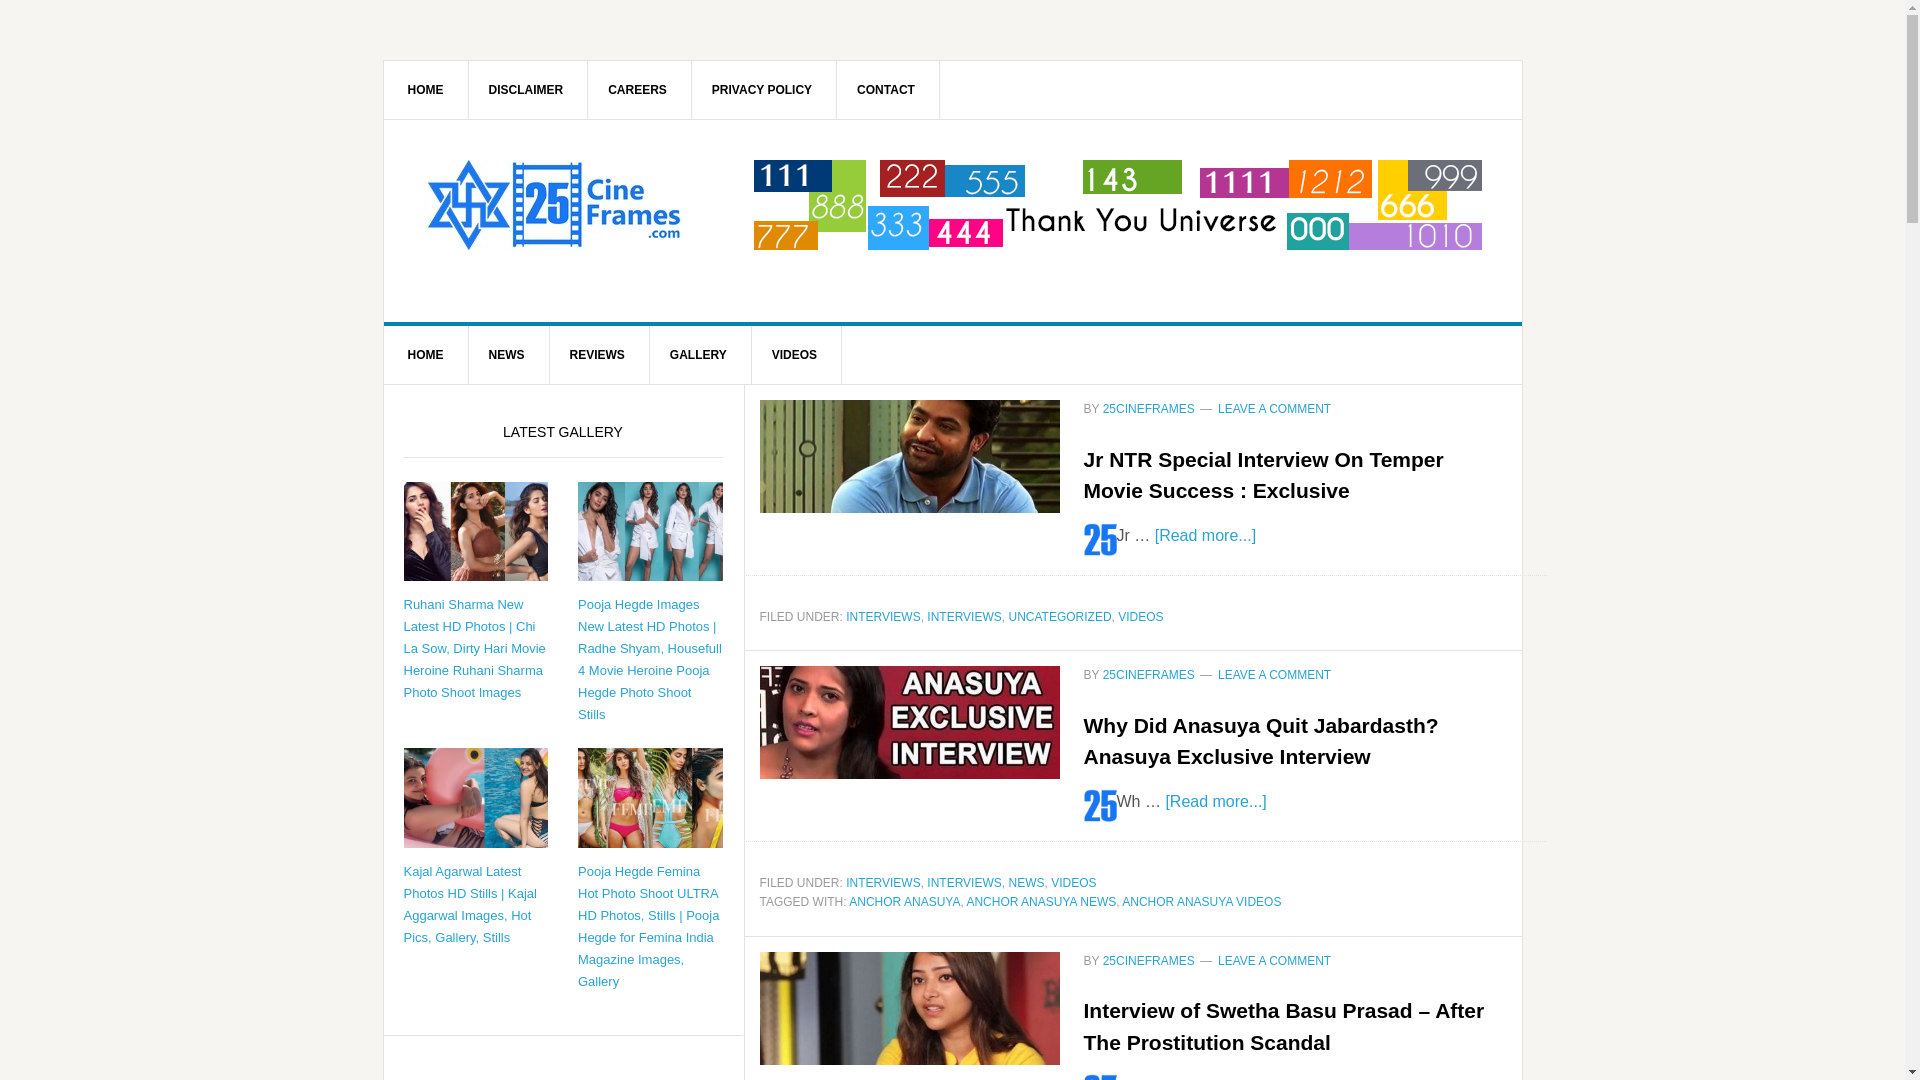  What do you see at coordinates (1273, 407) in the screenshot?
I see `'LEAVE A COMMENT'` at bounding box center [1273, 407].